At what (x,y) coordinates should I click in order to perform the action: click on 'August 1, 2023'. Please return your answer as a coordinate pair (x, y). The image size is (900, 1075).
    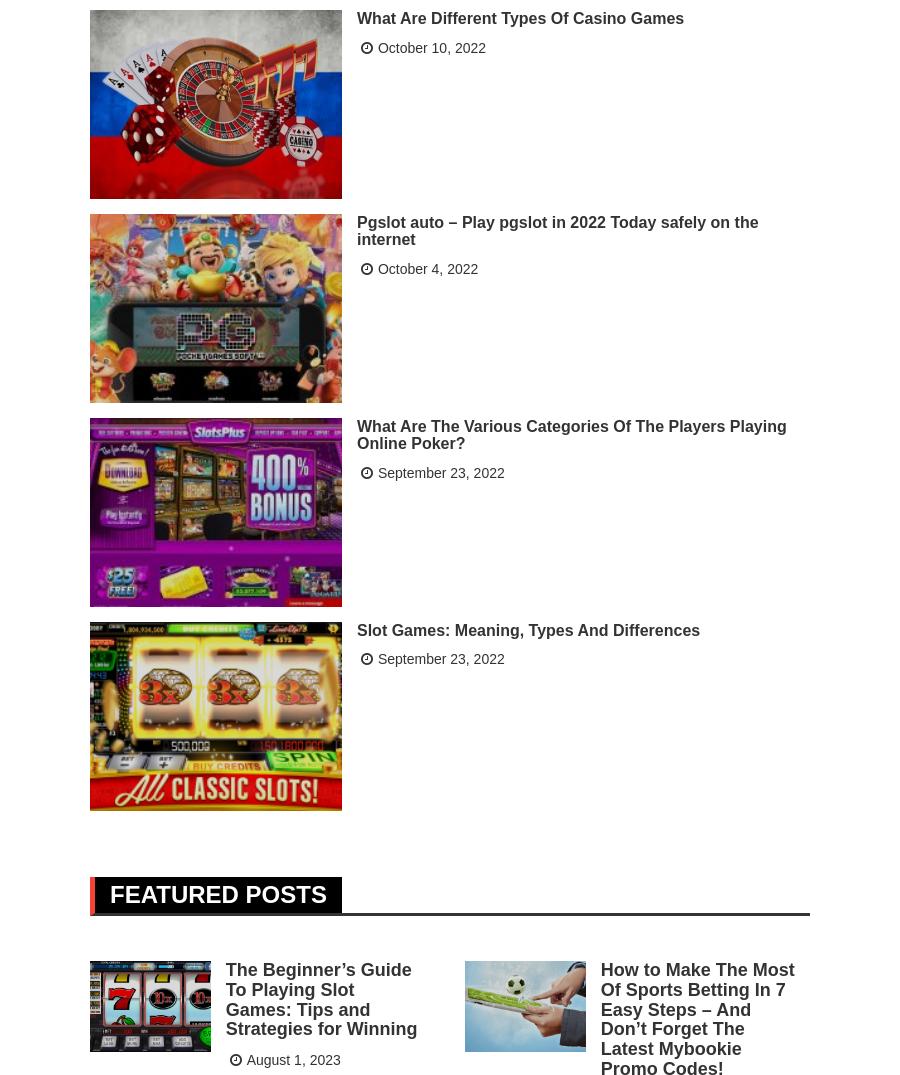
    Looking at the image, I should click on (292, 1058).